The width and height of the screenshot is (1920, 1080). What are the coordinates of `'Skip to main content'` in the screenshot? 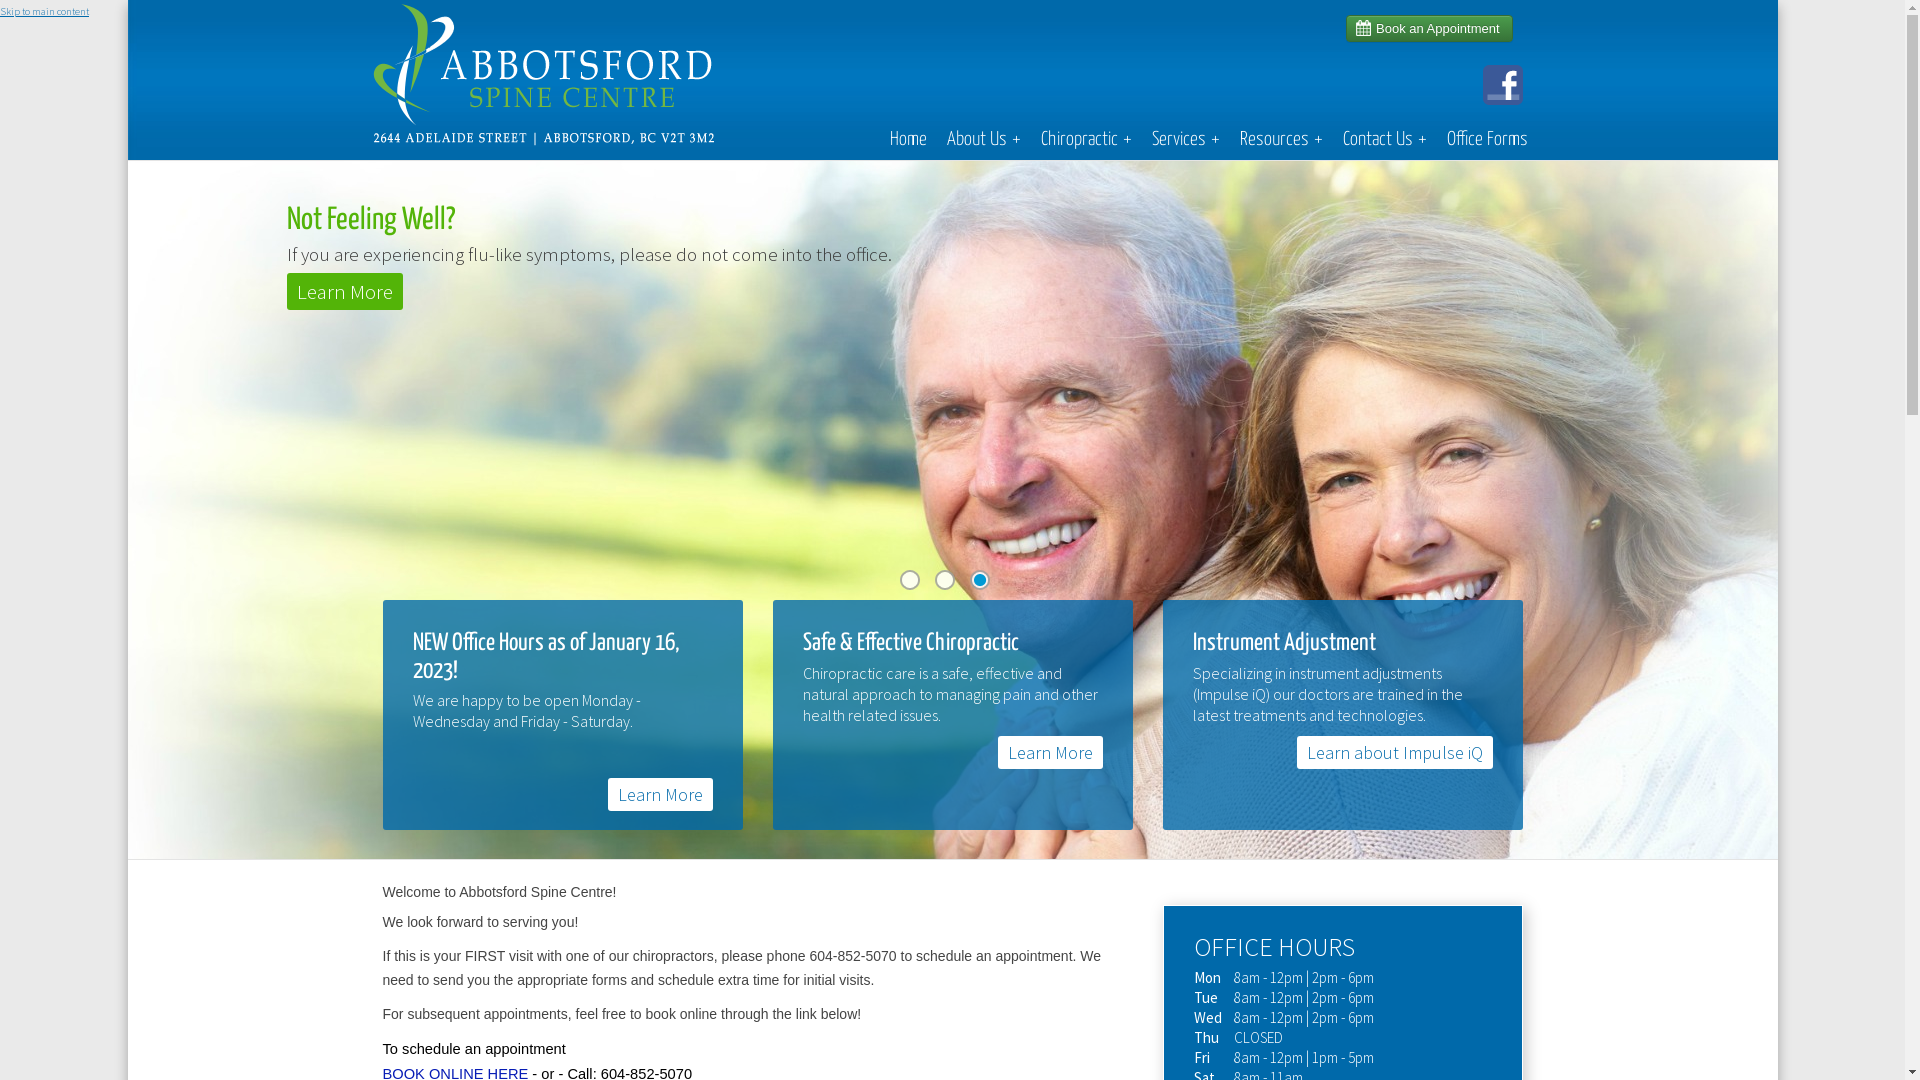 It's located at (44, 11).